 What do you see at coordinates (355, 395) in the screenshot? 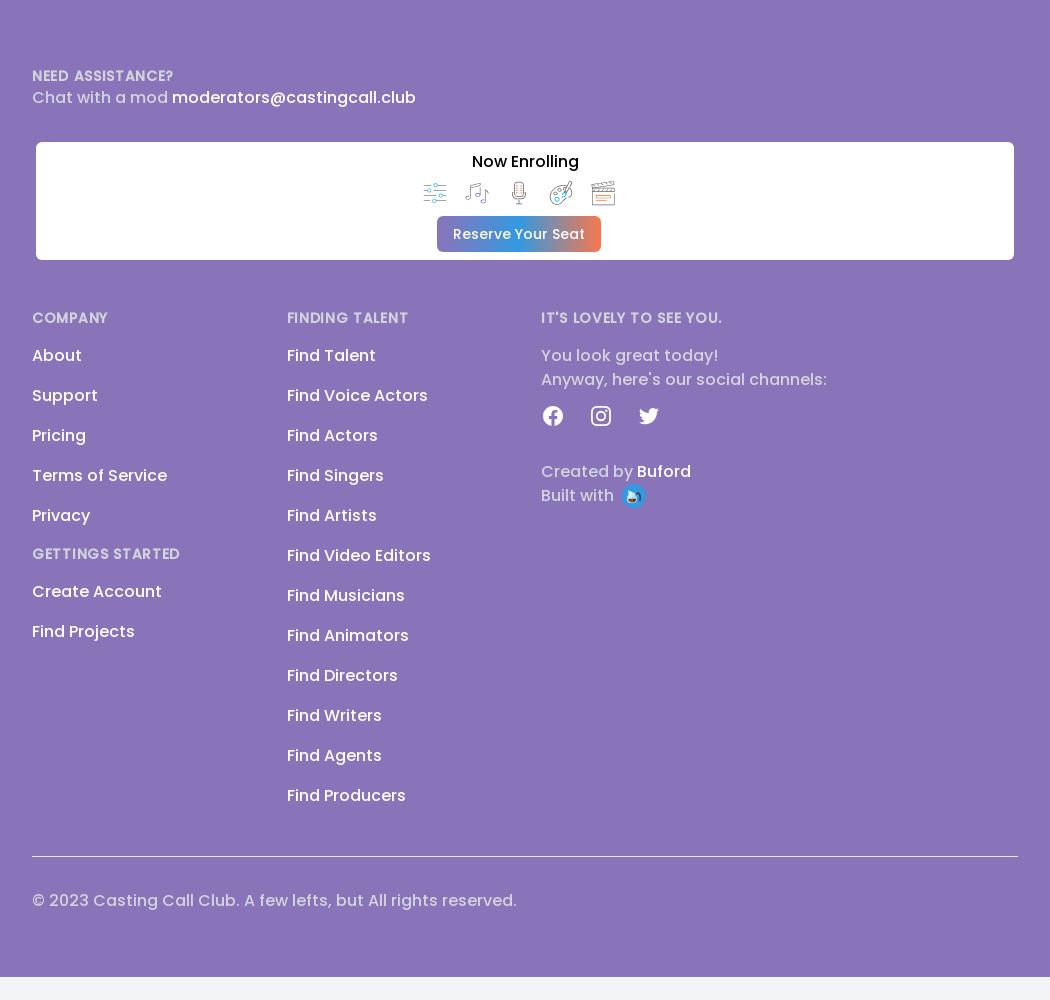
I see `'Find Voice Actors'` at bounding box center [355, 395].